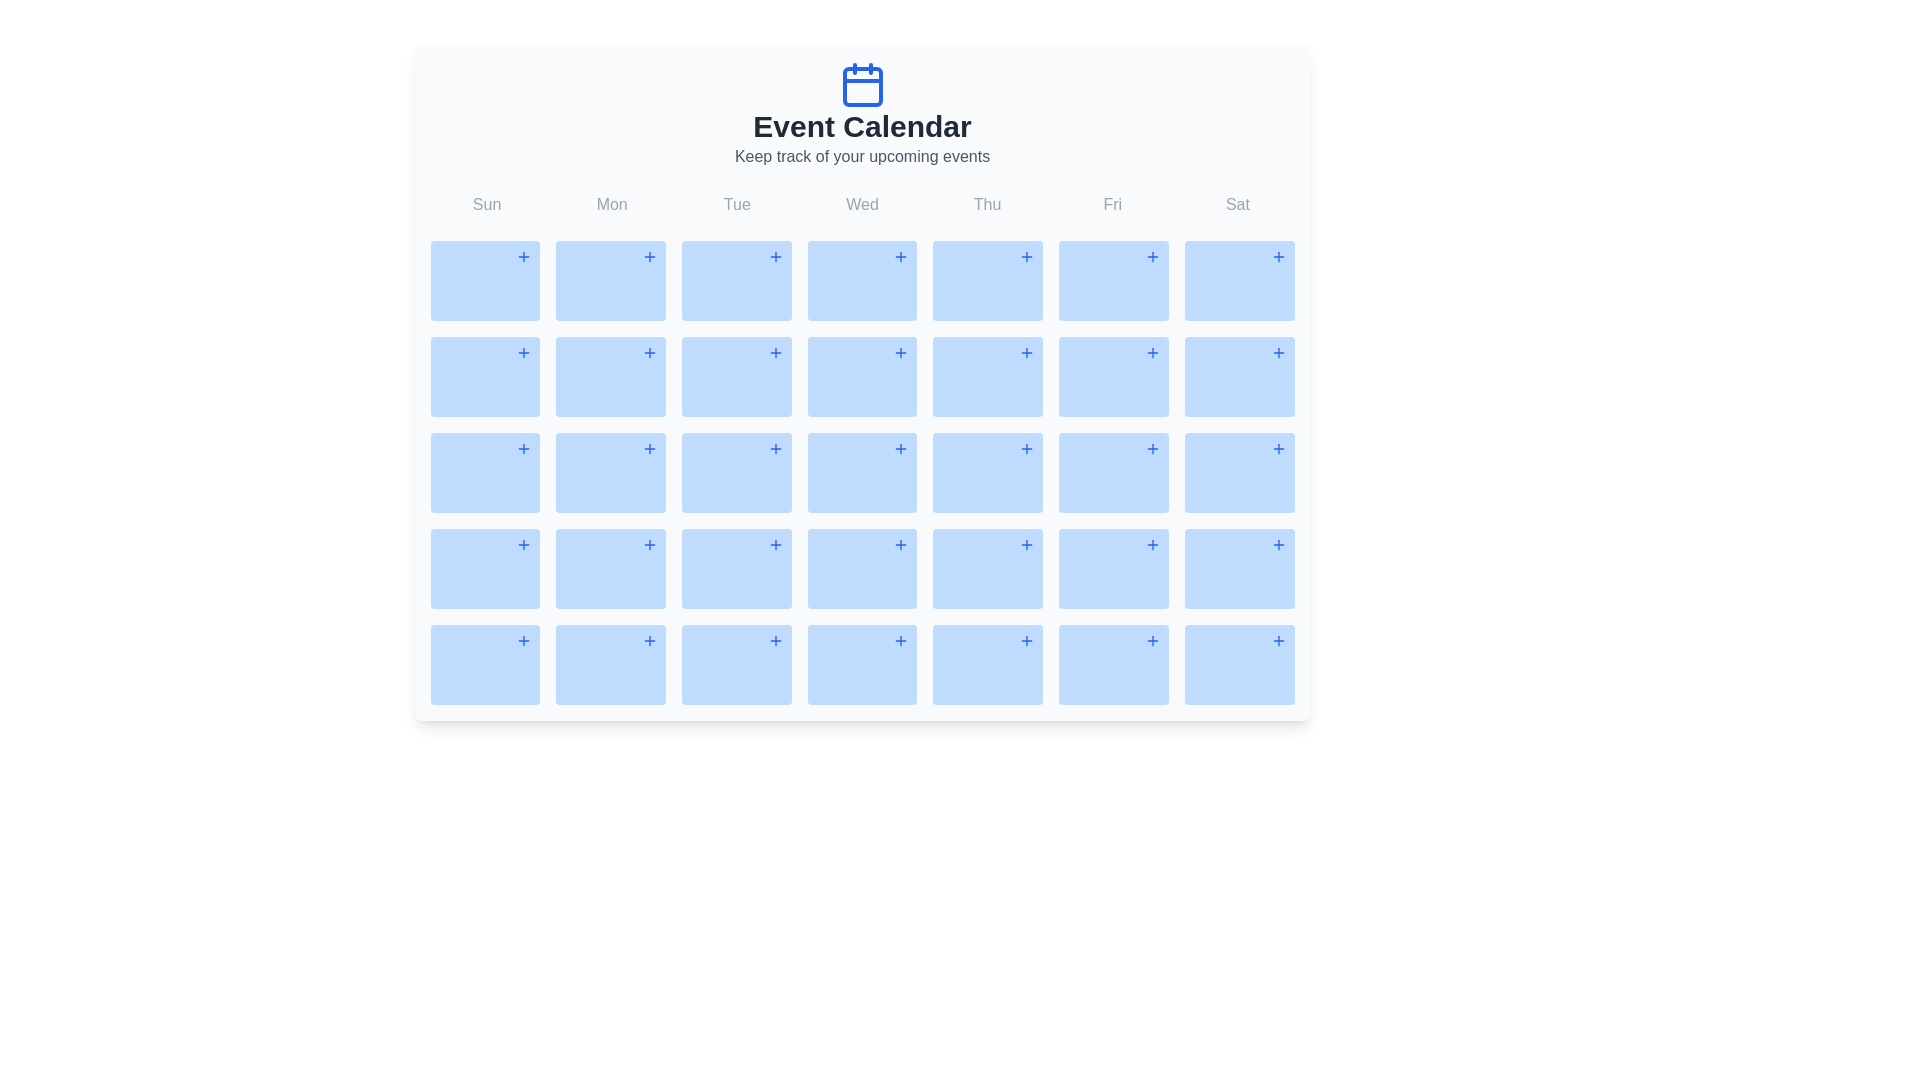 This screenshot has width=1920, height=1080. I want to click on the blue plus icon located at the upper-right corner of the last cell in the fifth row of the calendar grid, so click(524, 640).